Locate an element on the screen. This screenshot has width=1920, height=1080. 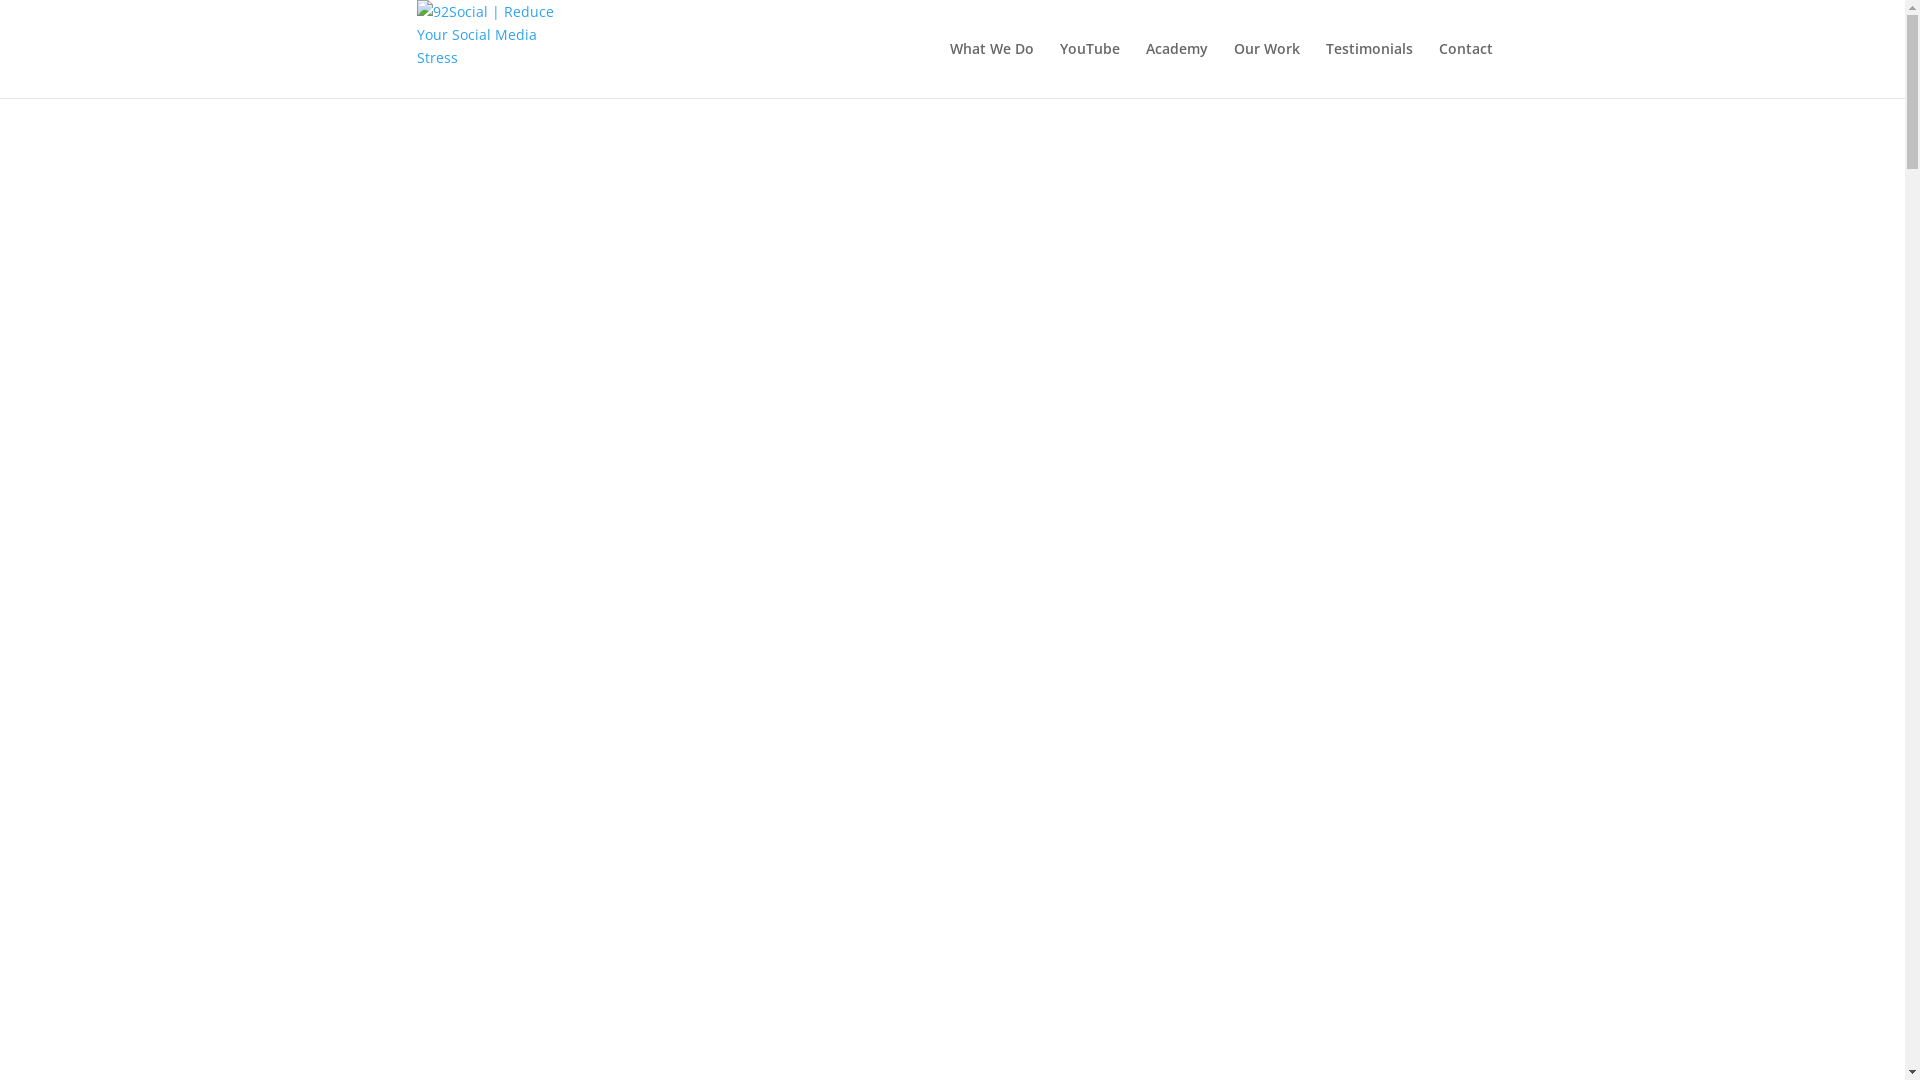
'Contact' is located at coordinates (1464, 68).